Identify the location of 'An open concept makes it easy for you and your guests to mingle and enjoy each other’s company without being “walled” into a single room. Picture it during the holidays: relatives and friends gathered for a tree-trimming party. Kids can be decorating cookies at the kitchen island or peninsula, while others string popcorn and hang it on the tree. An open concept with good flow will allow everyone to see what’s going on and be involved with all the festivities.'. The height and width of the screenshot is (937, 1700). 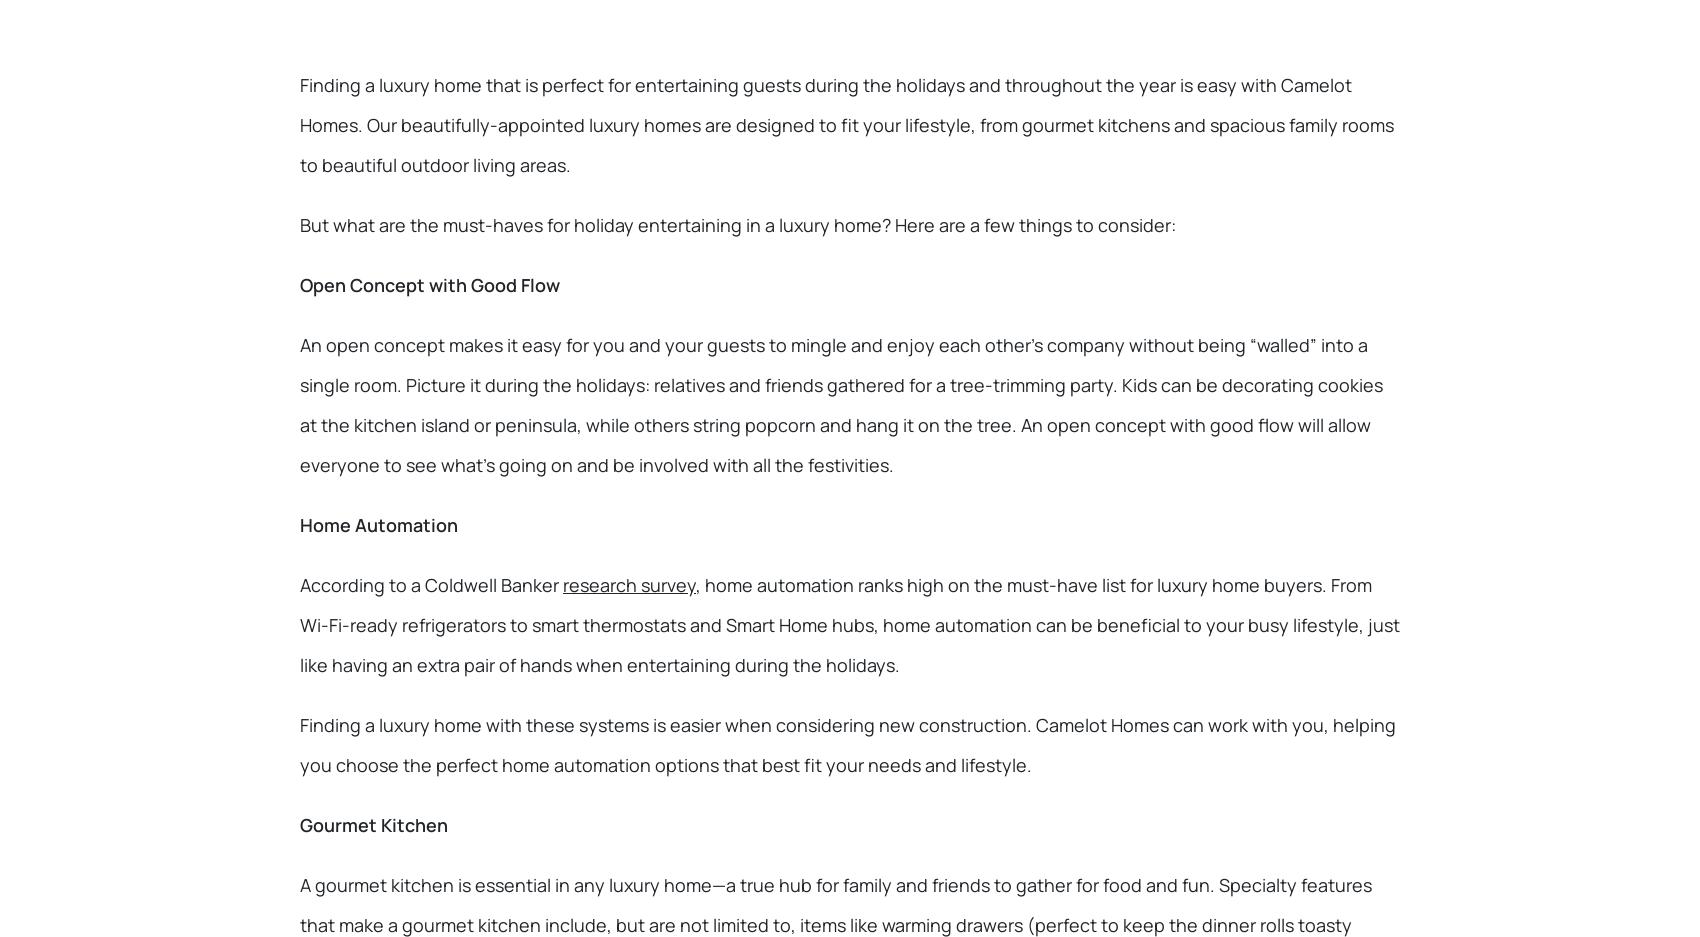
(840, 404).